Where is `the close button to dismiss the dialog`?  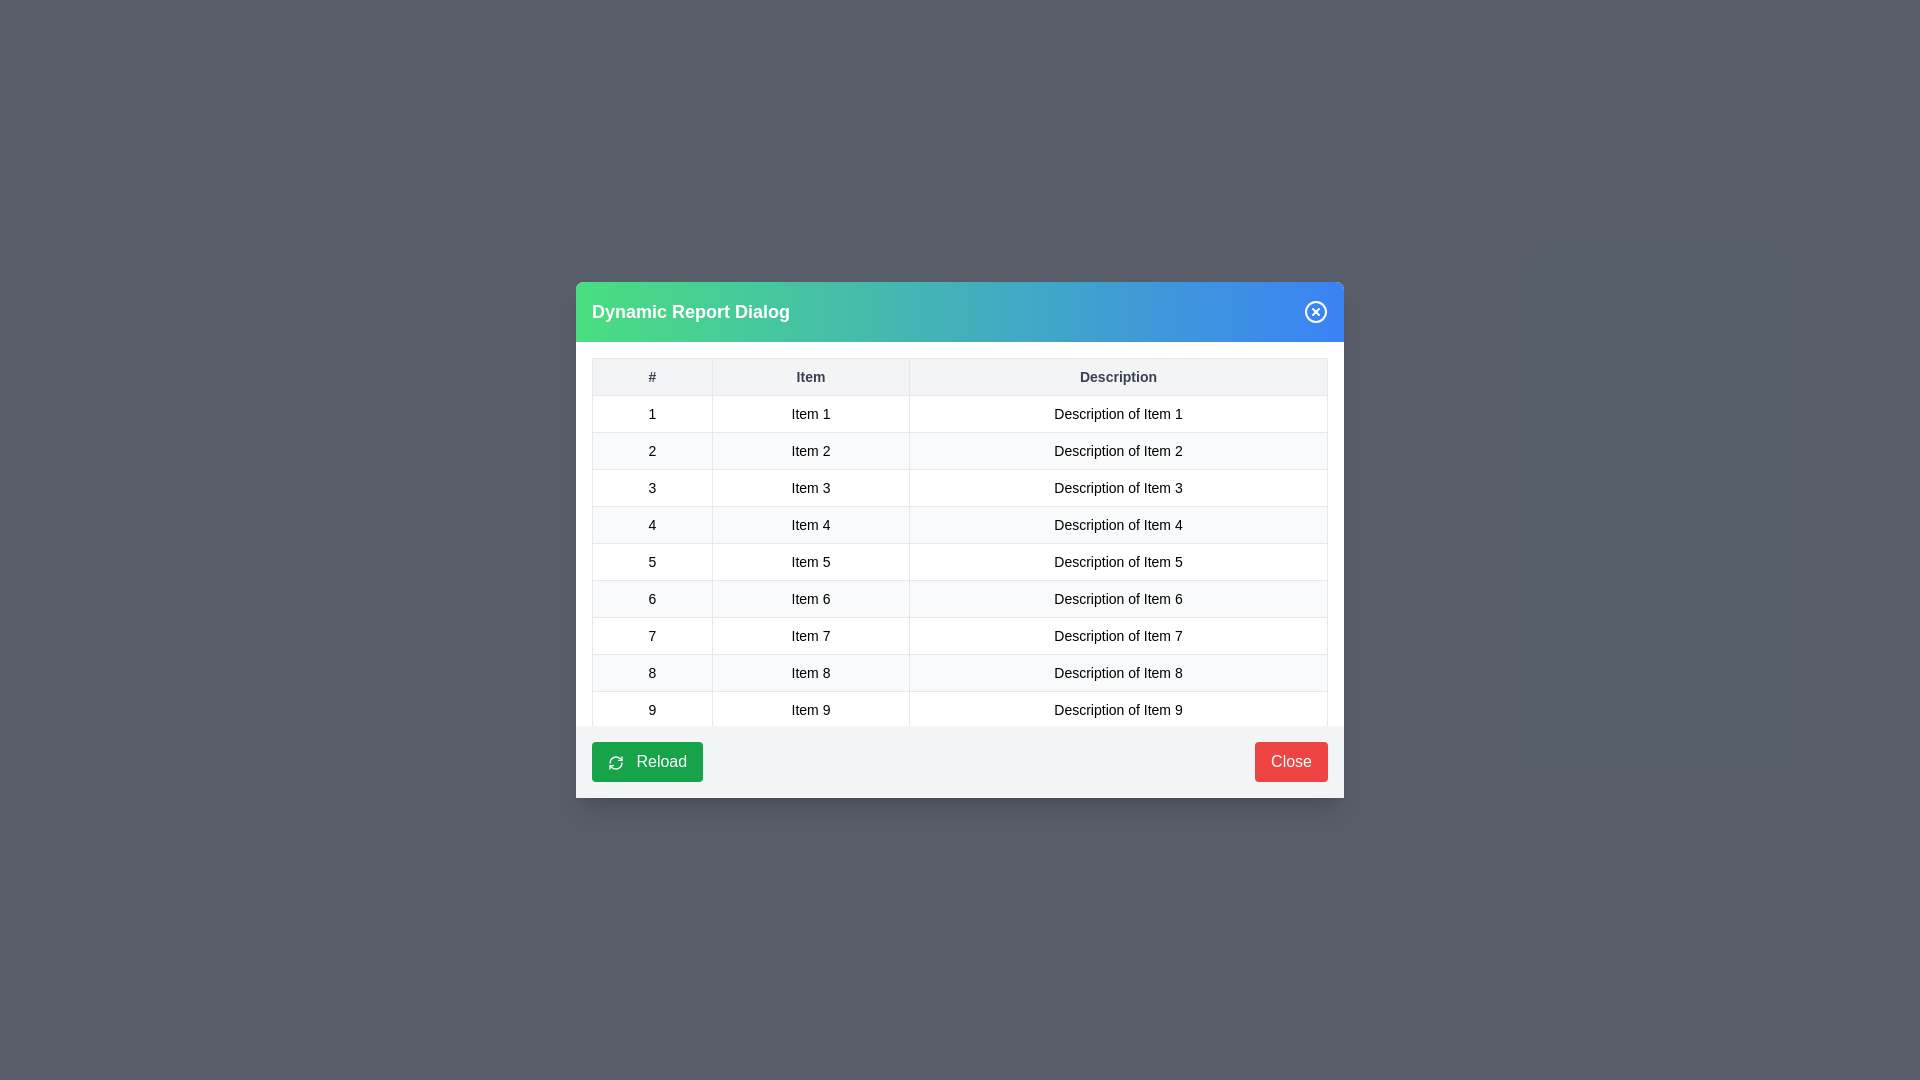 the close button to dismiss the dialog is located at coordinates (1315, 312).